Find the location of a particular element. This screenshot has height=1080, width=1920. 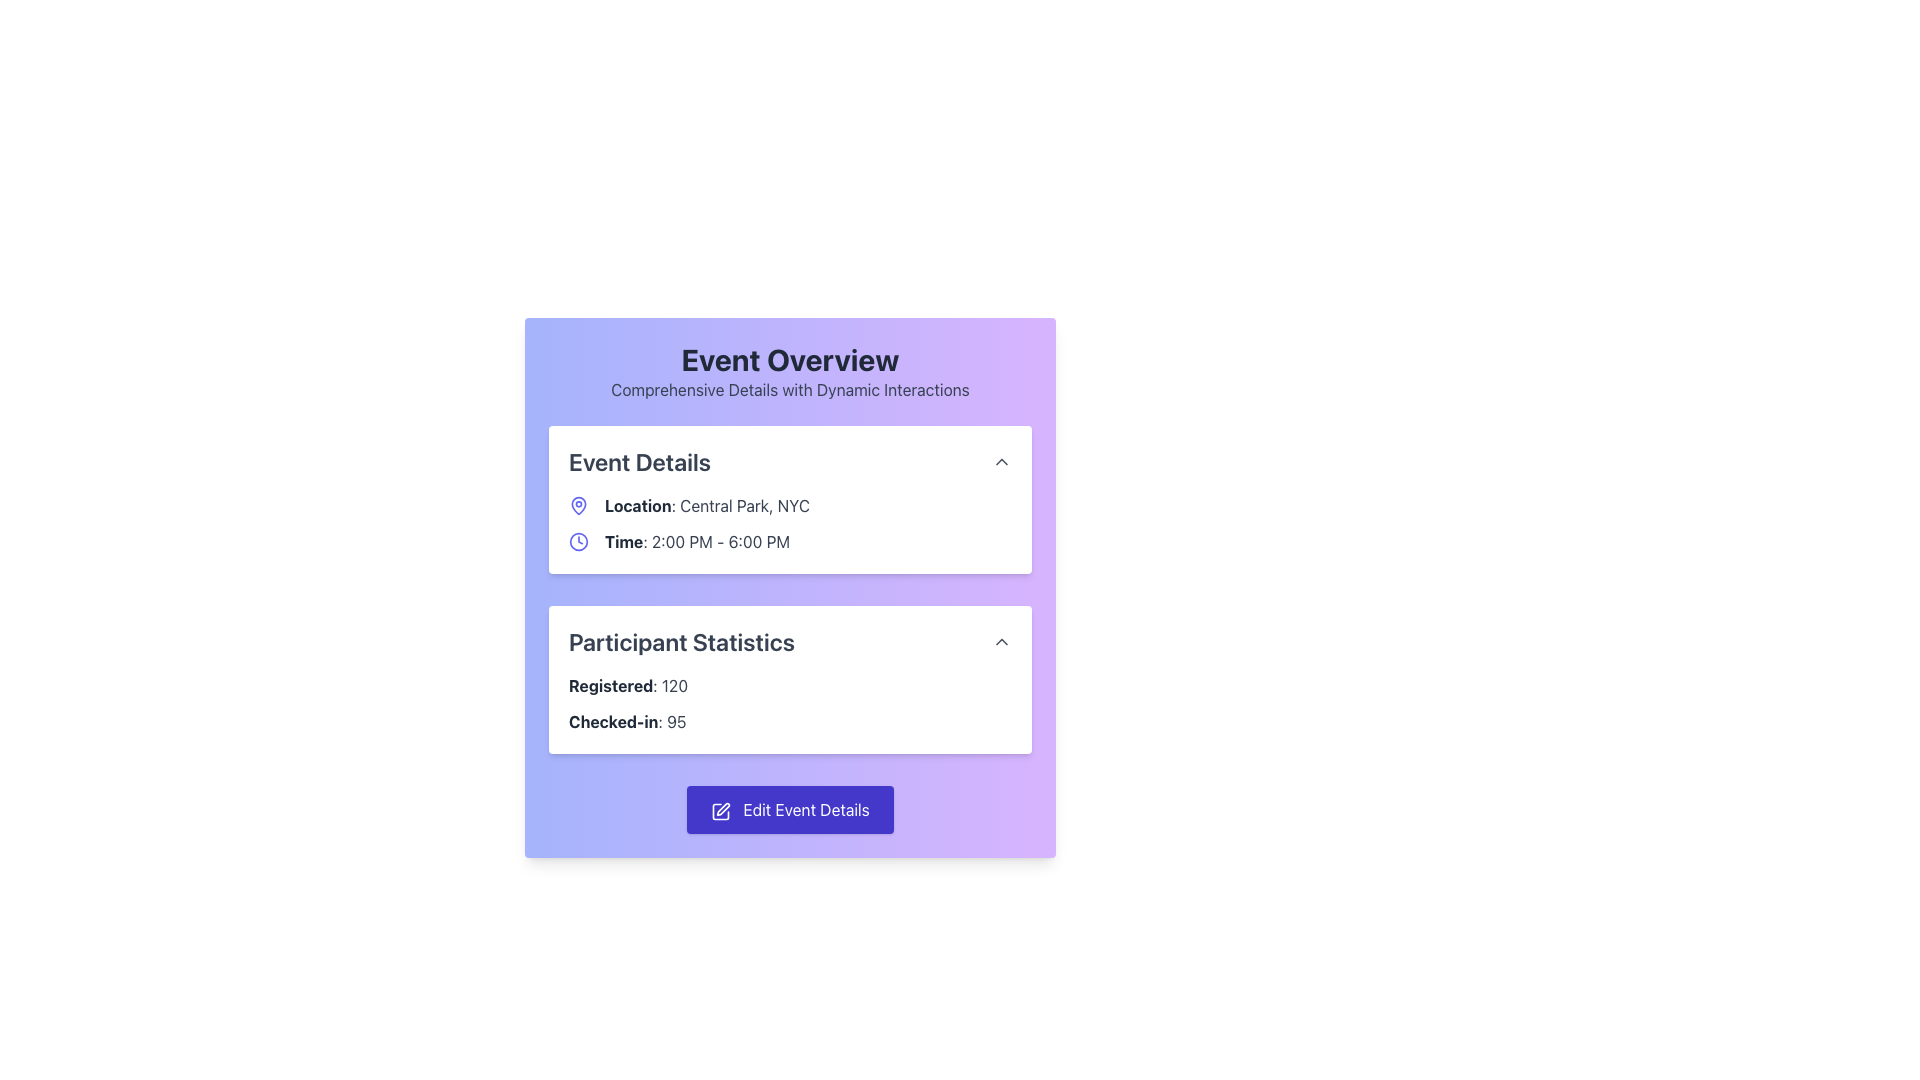

the text label displaying 'Comprehensive Details with Dynamic Interactions' which is centrally aligned below the 'Event Overview' heading on a gradient purple background is located at coordinates (789, 389).